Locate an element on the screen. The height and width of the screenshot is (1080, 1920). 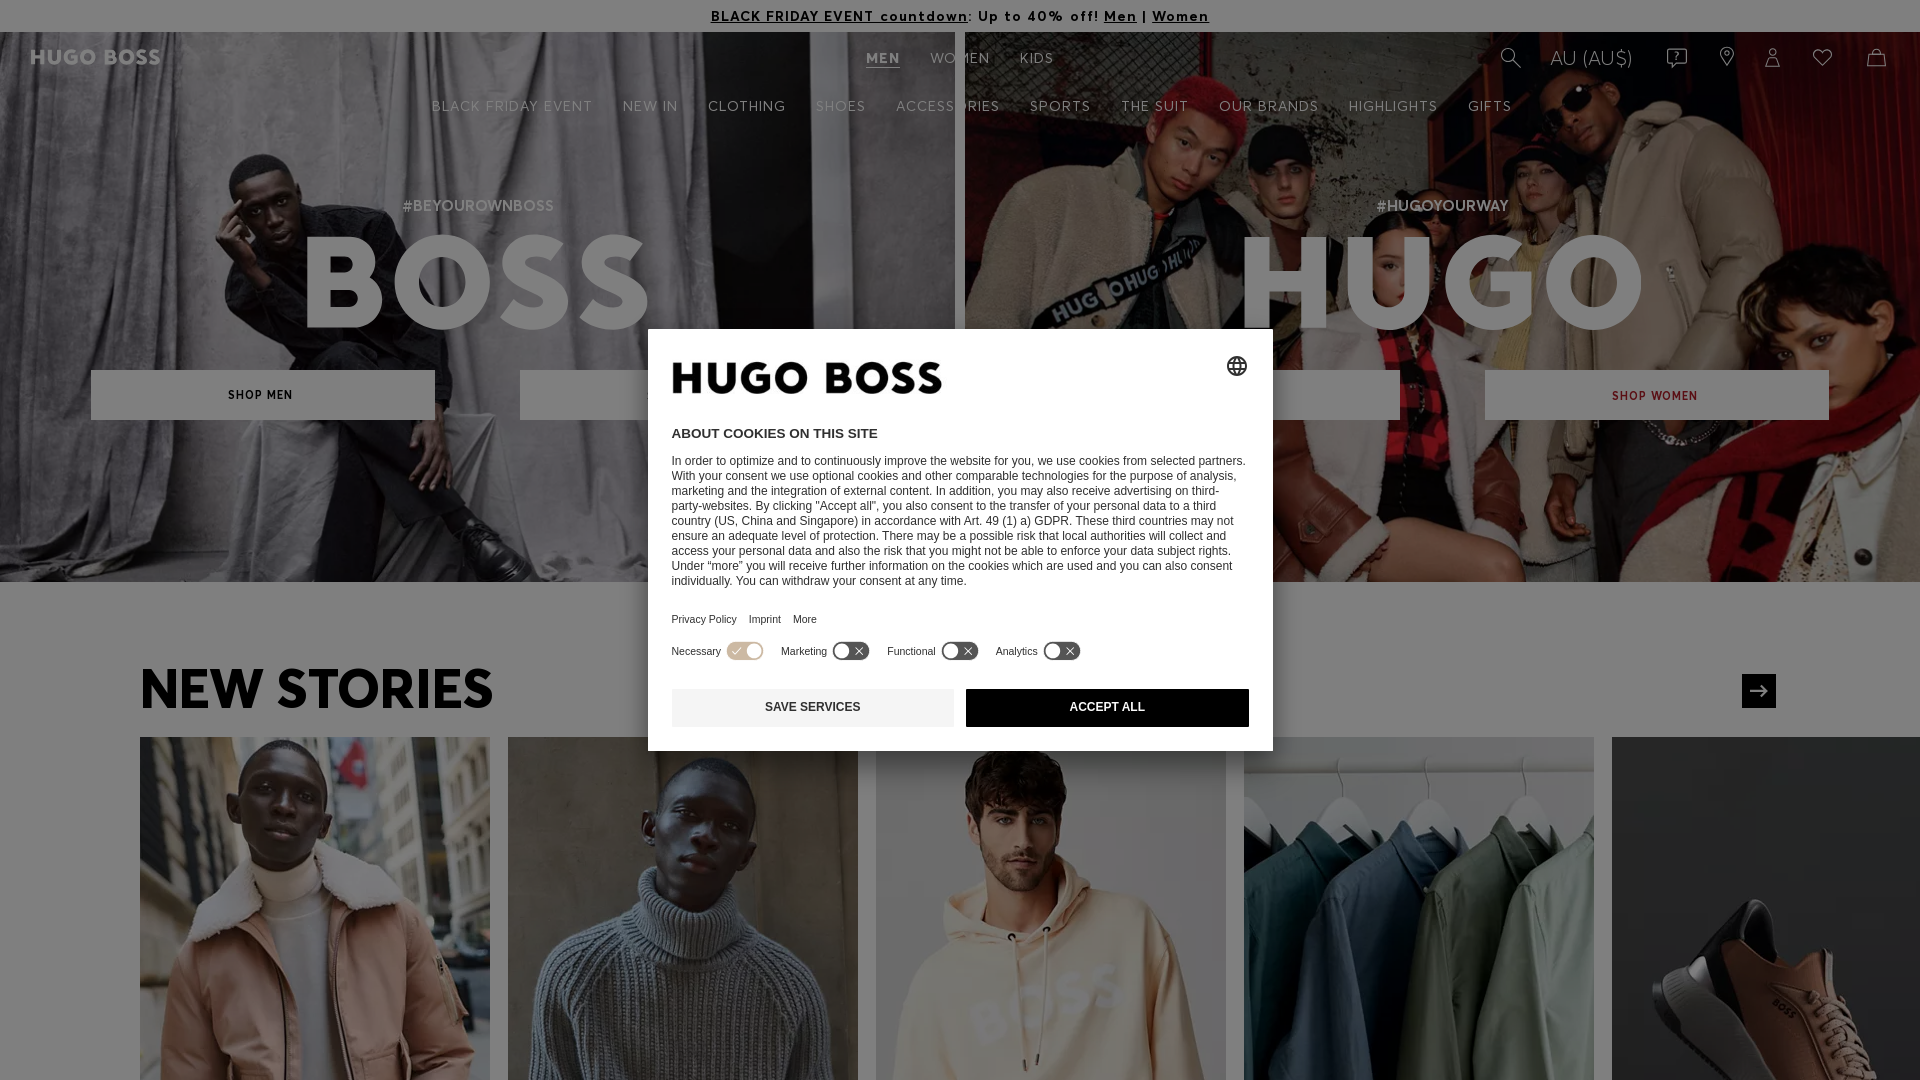
'BLACK FRIDAY EVENT' is located at coordinates (415, 106).